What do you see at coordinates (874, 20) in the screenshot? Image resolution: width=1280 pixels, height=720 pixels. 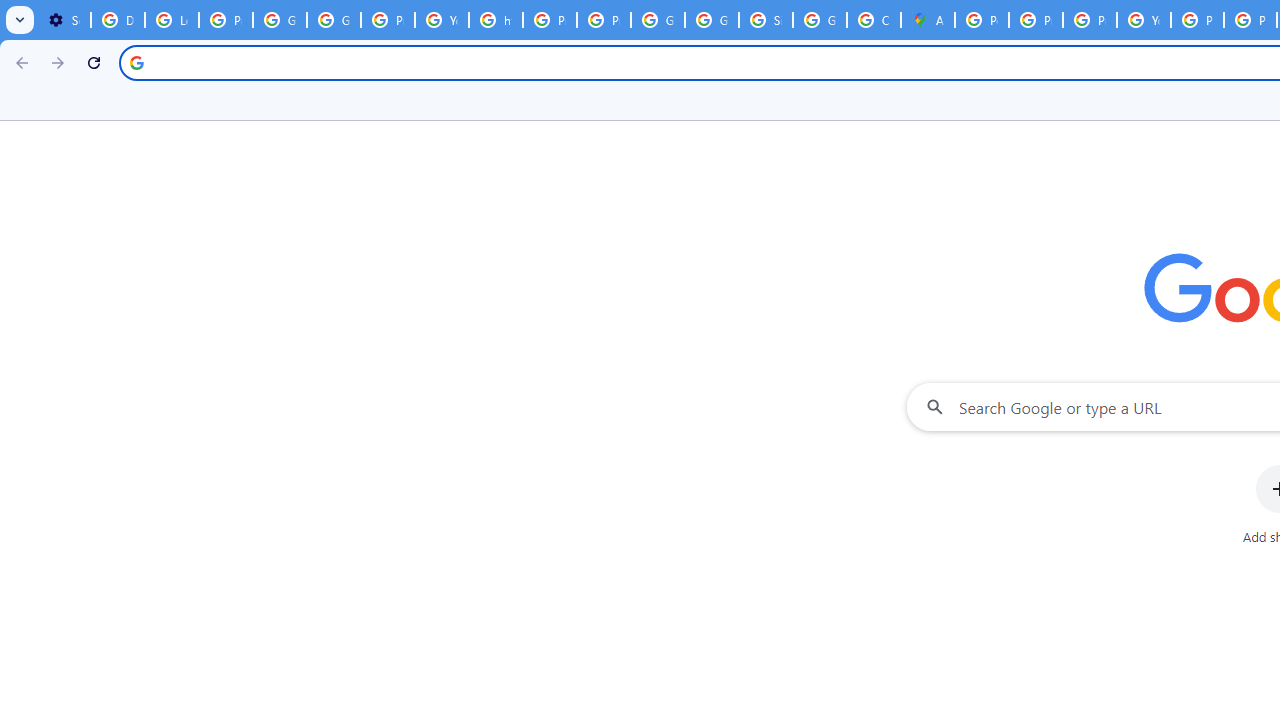 I see `'Create your Google Account'` at bounding box center [874, 20].